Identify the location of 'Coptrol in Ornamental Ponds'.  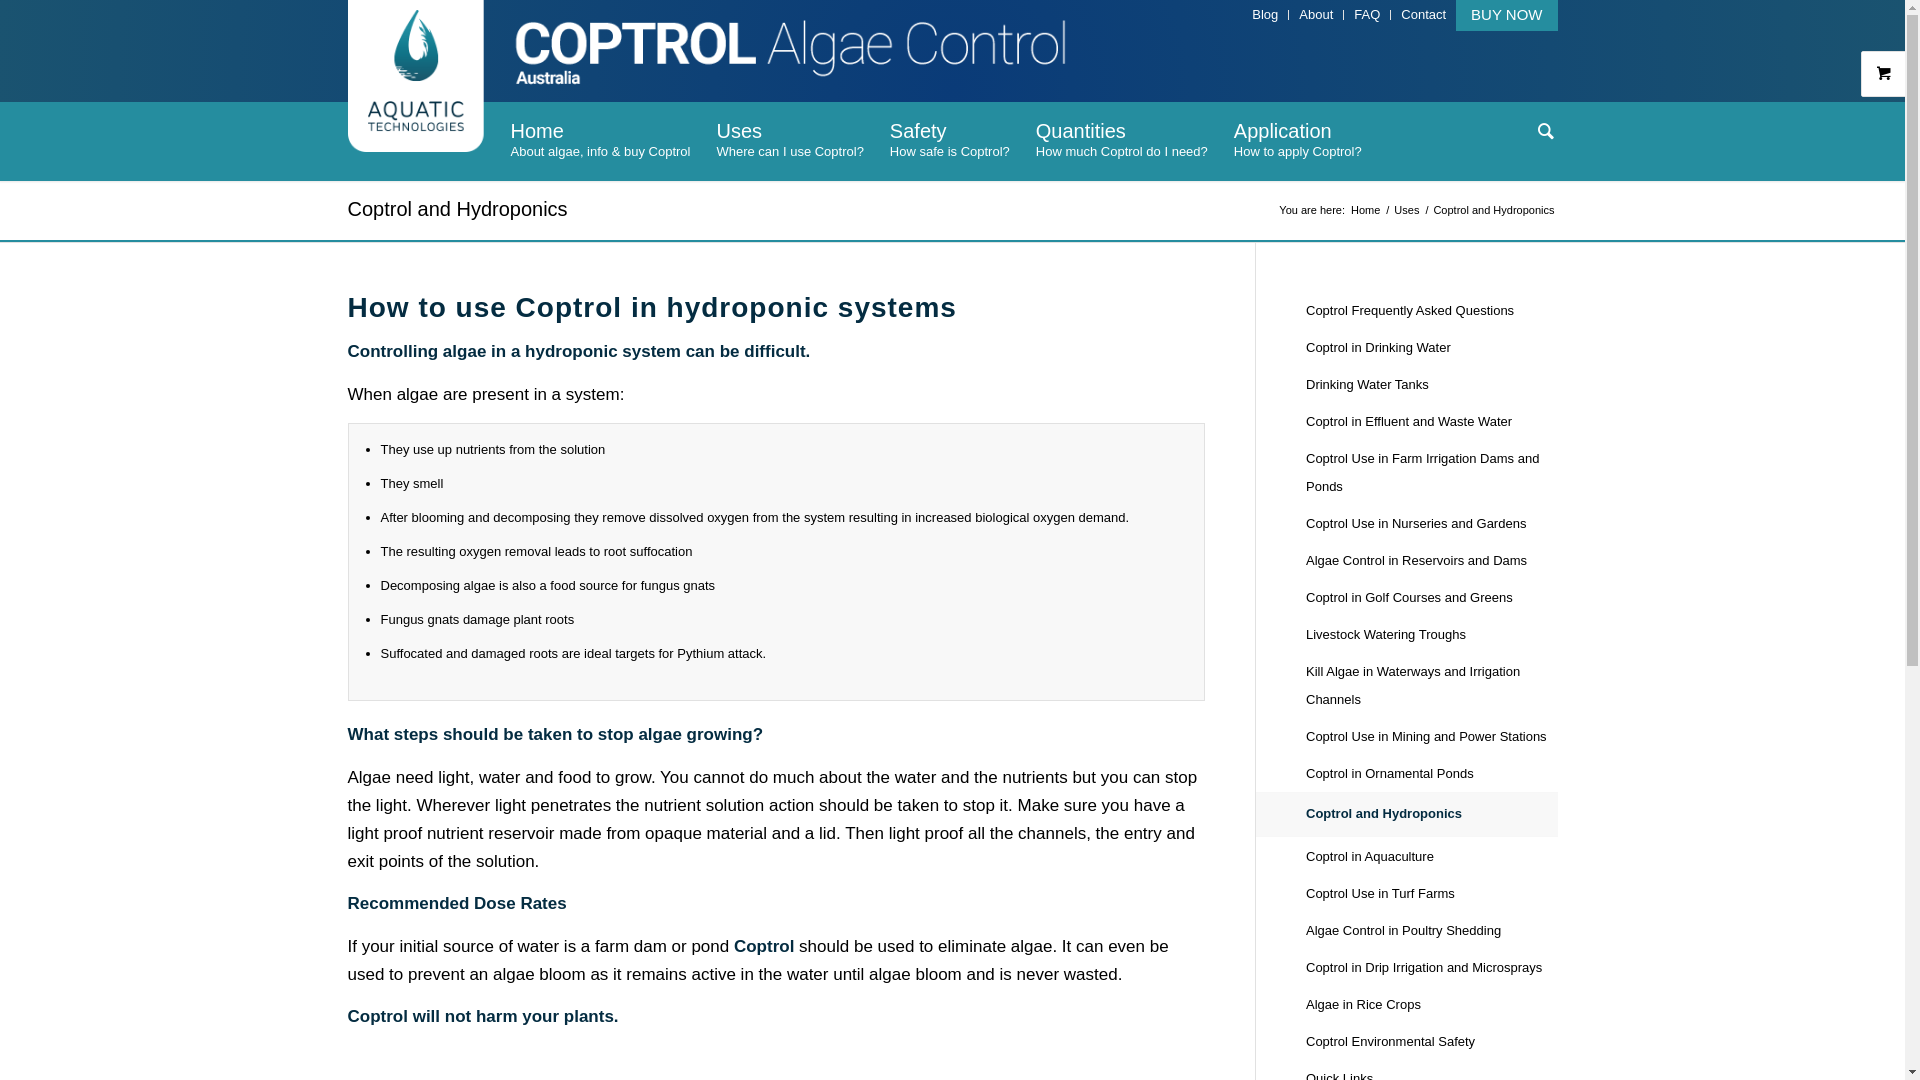
(1430, 773).